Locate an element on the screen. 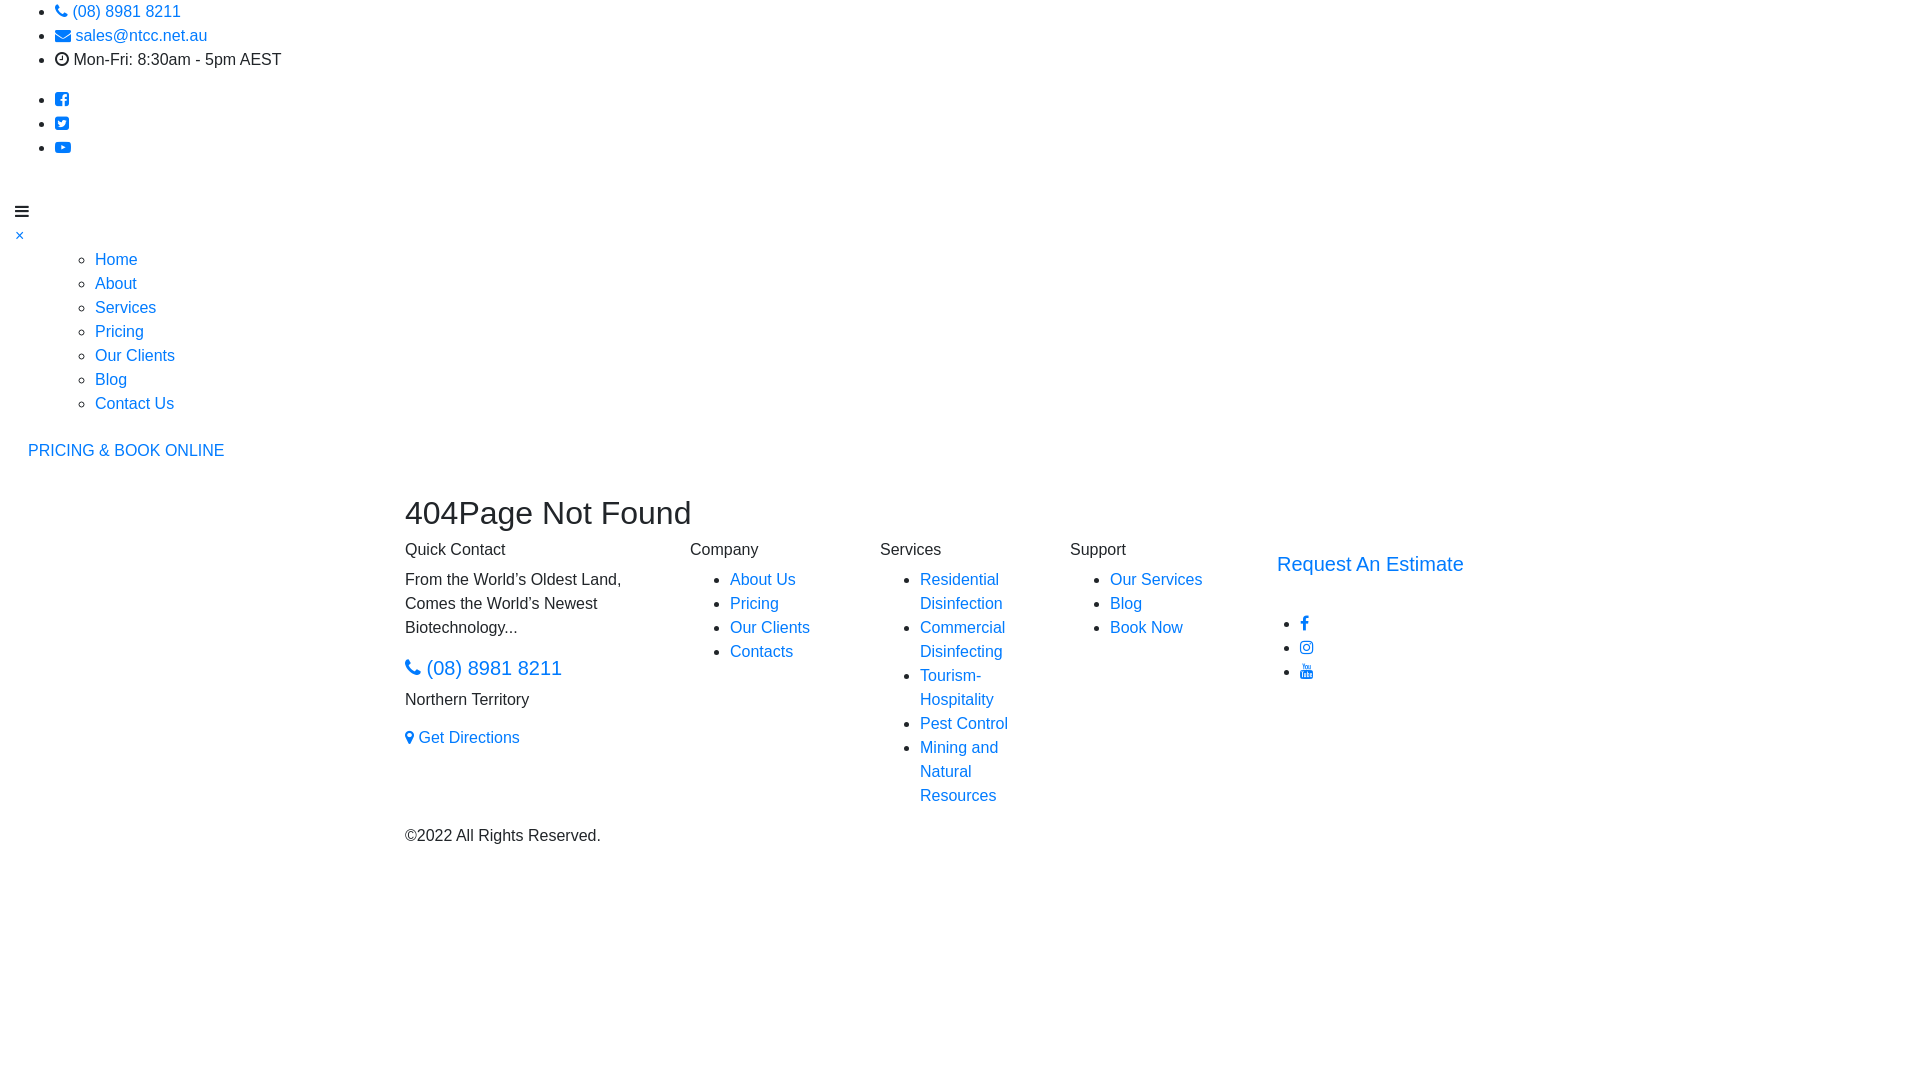 This screenshot has width=1920, height=1080. 'Contact Us' is located at coordinates (133, 403).